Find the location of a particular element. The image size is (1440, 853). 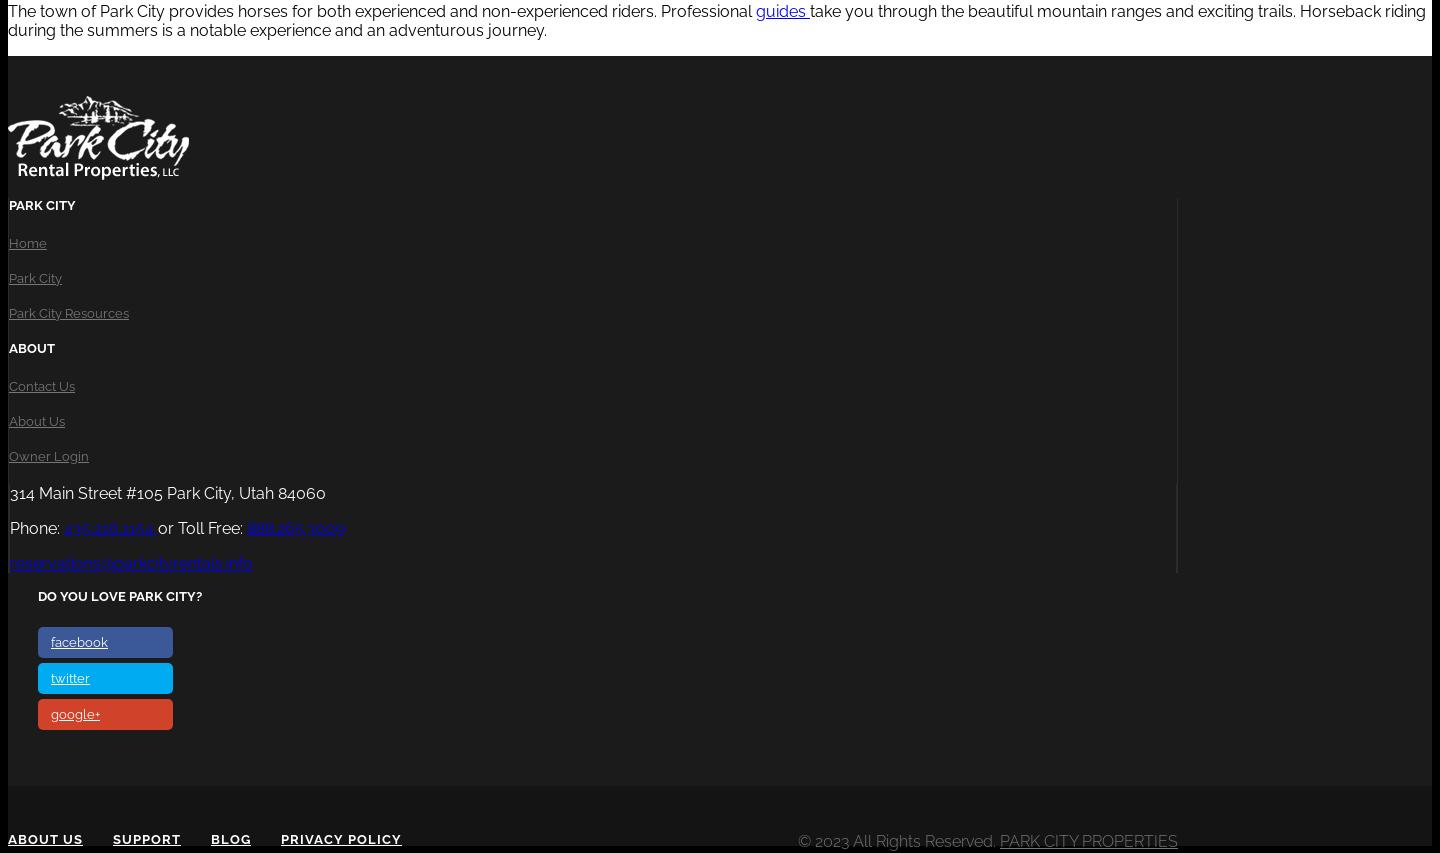

'Park City Resources' is located at coordinates (68, 312).